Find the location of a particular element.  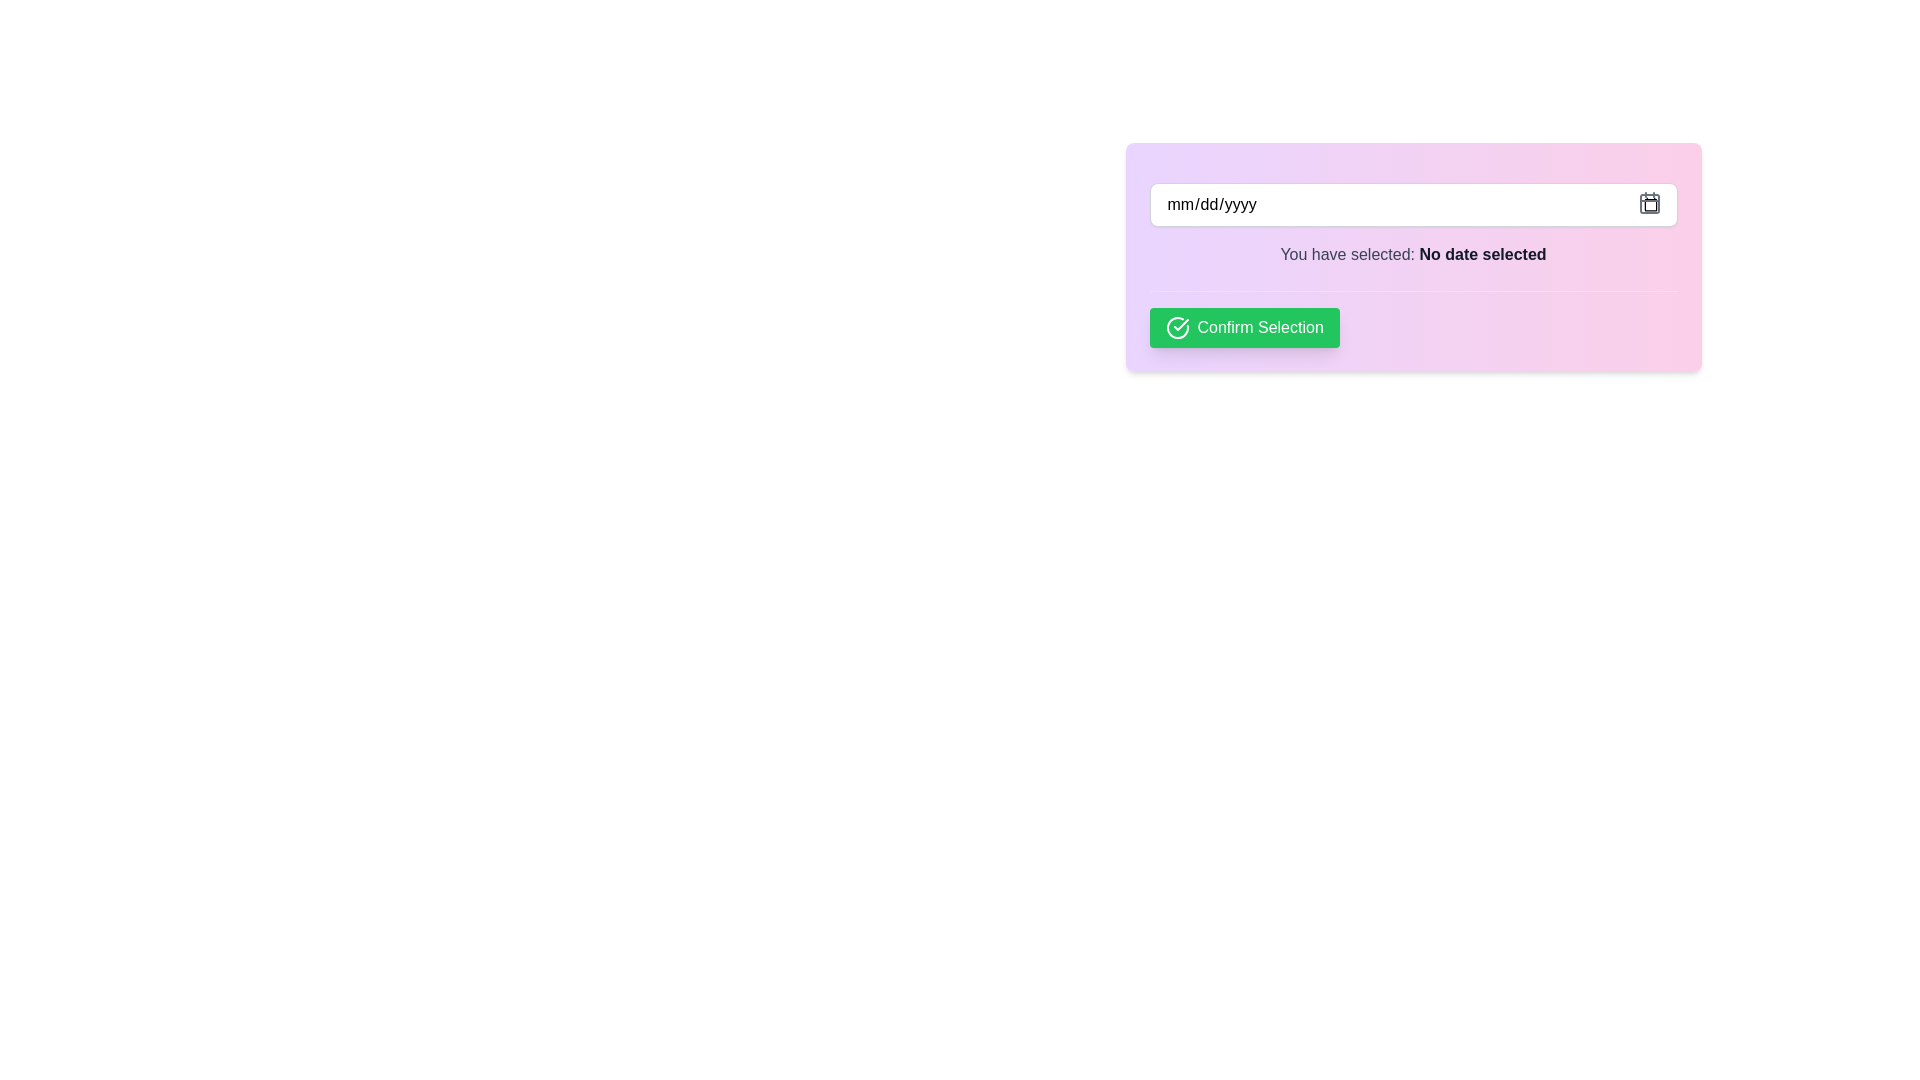

the calendar icon, which is a minimalist outline drawing located to the right of the date input field is located at coordinates (1649, 203).